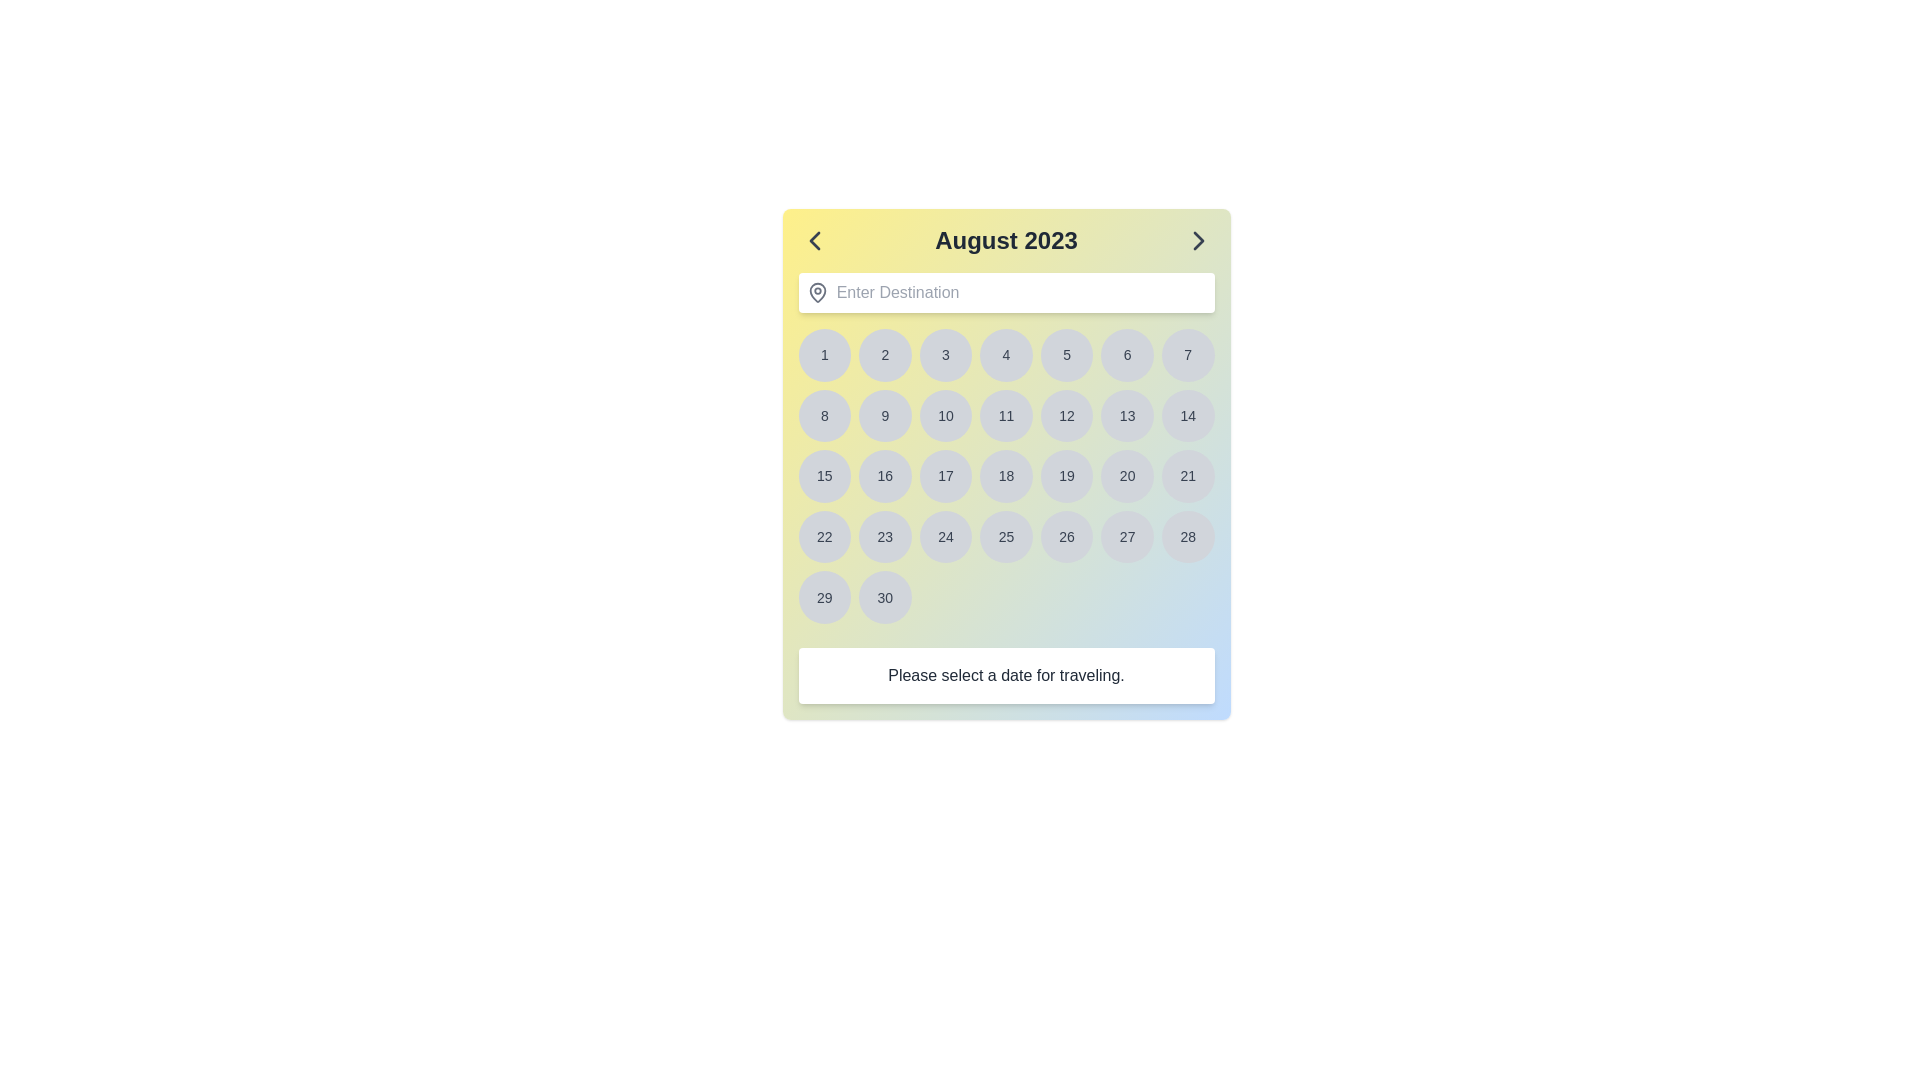 Image resolution: width=1920 pixels, height=1080 pixels. What do you see at coordinates (884, 596) in the screenshot?
I see `the interactive calendar date button located in the bottom-right corner of the grid layout` at bounding box center [884, 596].